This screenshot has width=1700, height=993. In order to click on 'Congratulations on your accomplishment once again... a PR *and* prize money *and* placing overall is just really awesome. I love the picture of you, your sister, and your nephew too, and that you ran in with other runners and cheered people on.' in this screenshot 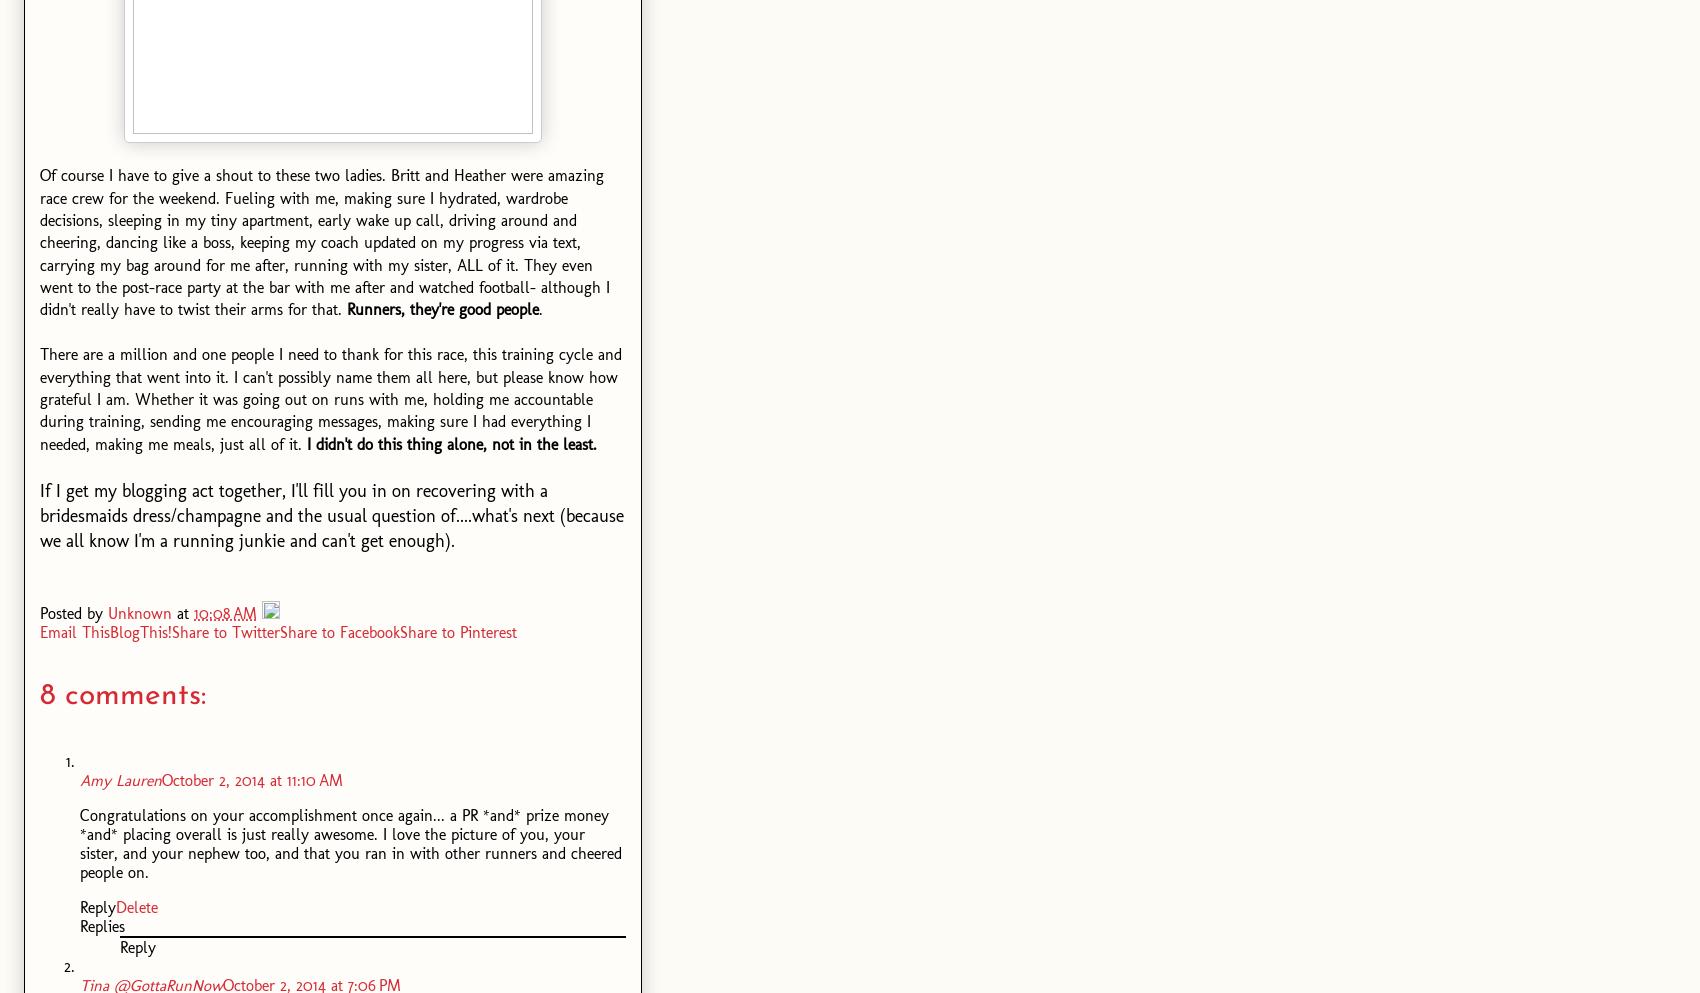, I will do `click(80, 842)`.